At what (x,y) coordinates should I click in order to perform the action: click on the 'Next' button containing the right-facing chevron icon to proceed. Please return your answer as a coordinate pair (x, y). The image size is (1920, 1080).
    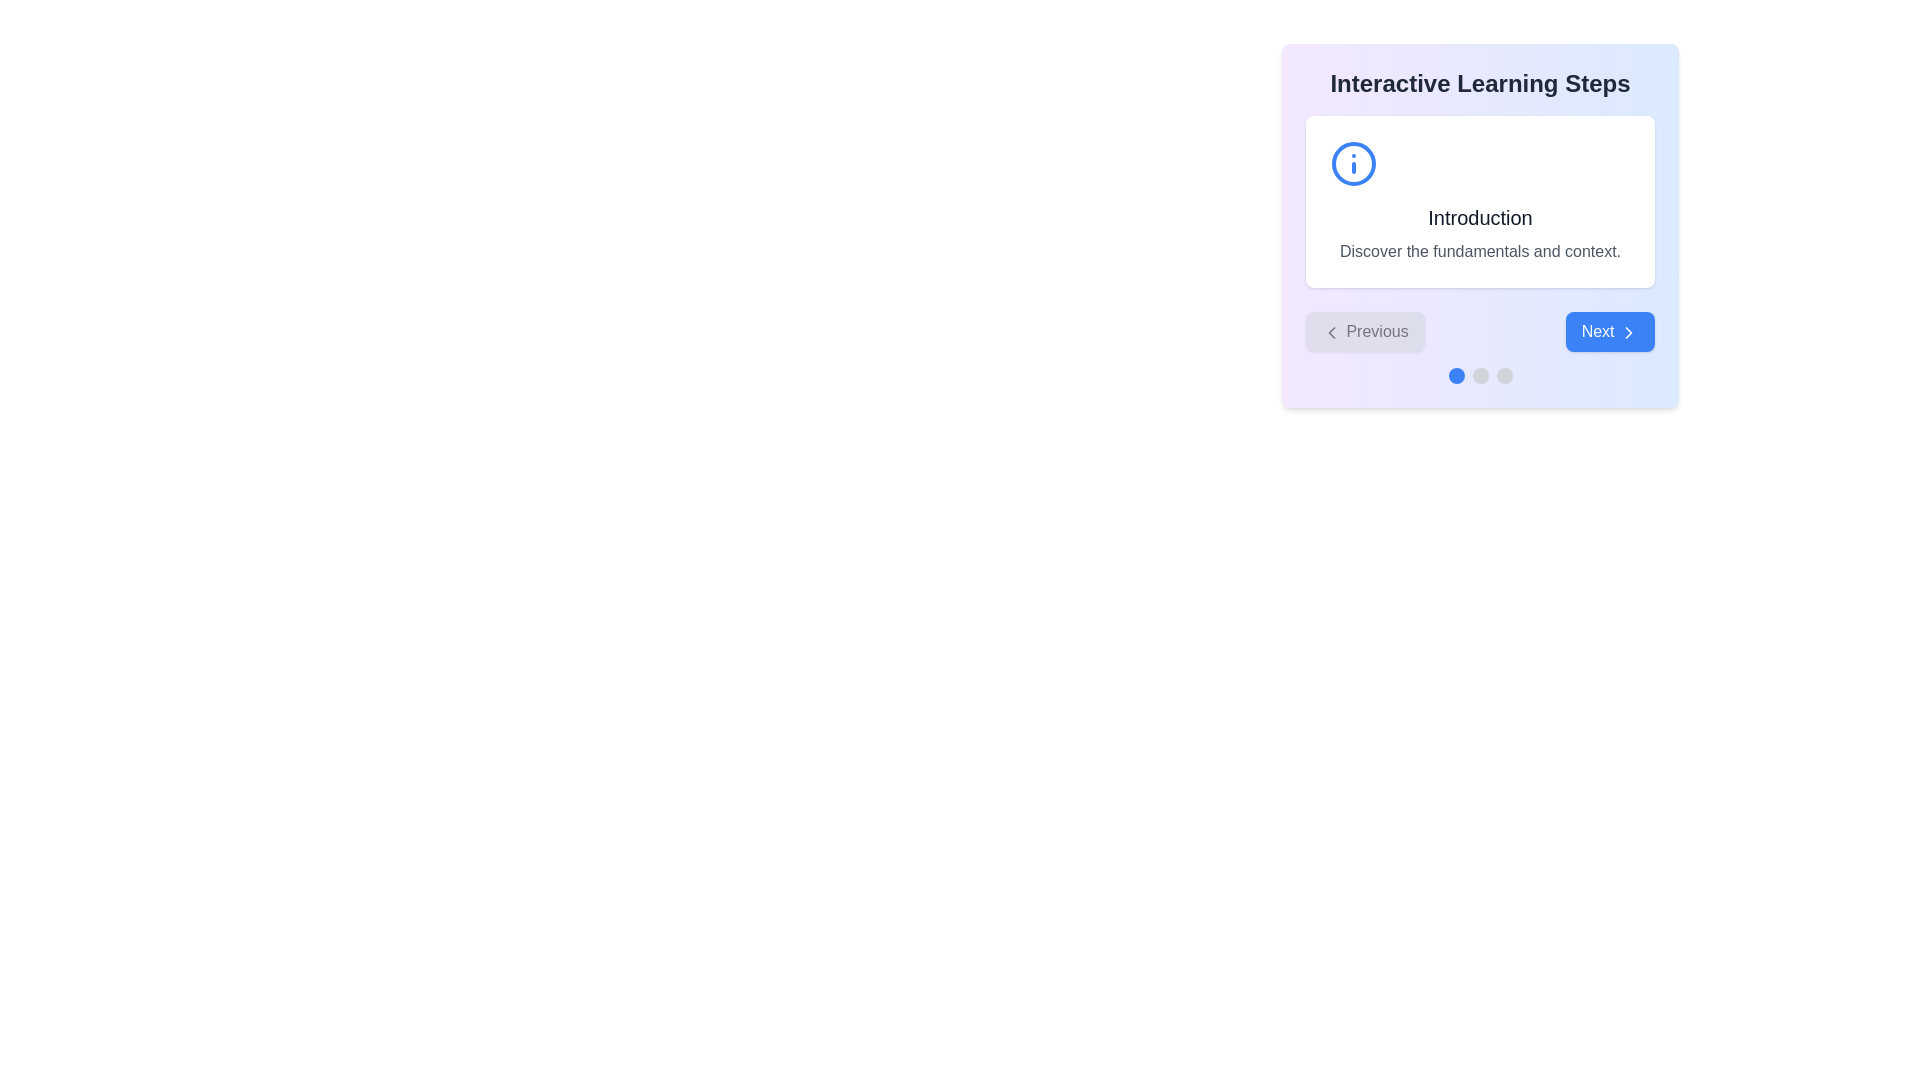
    Looking at the image, I should click on (1628, 330).